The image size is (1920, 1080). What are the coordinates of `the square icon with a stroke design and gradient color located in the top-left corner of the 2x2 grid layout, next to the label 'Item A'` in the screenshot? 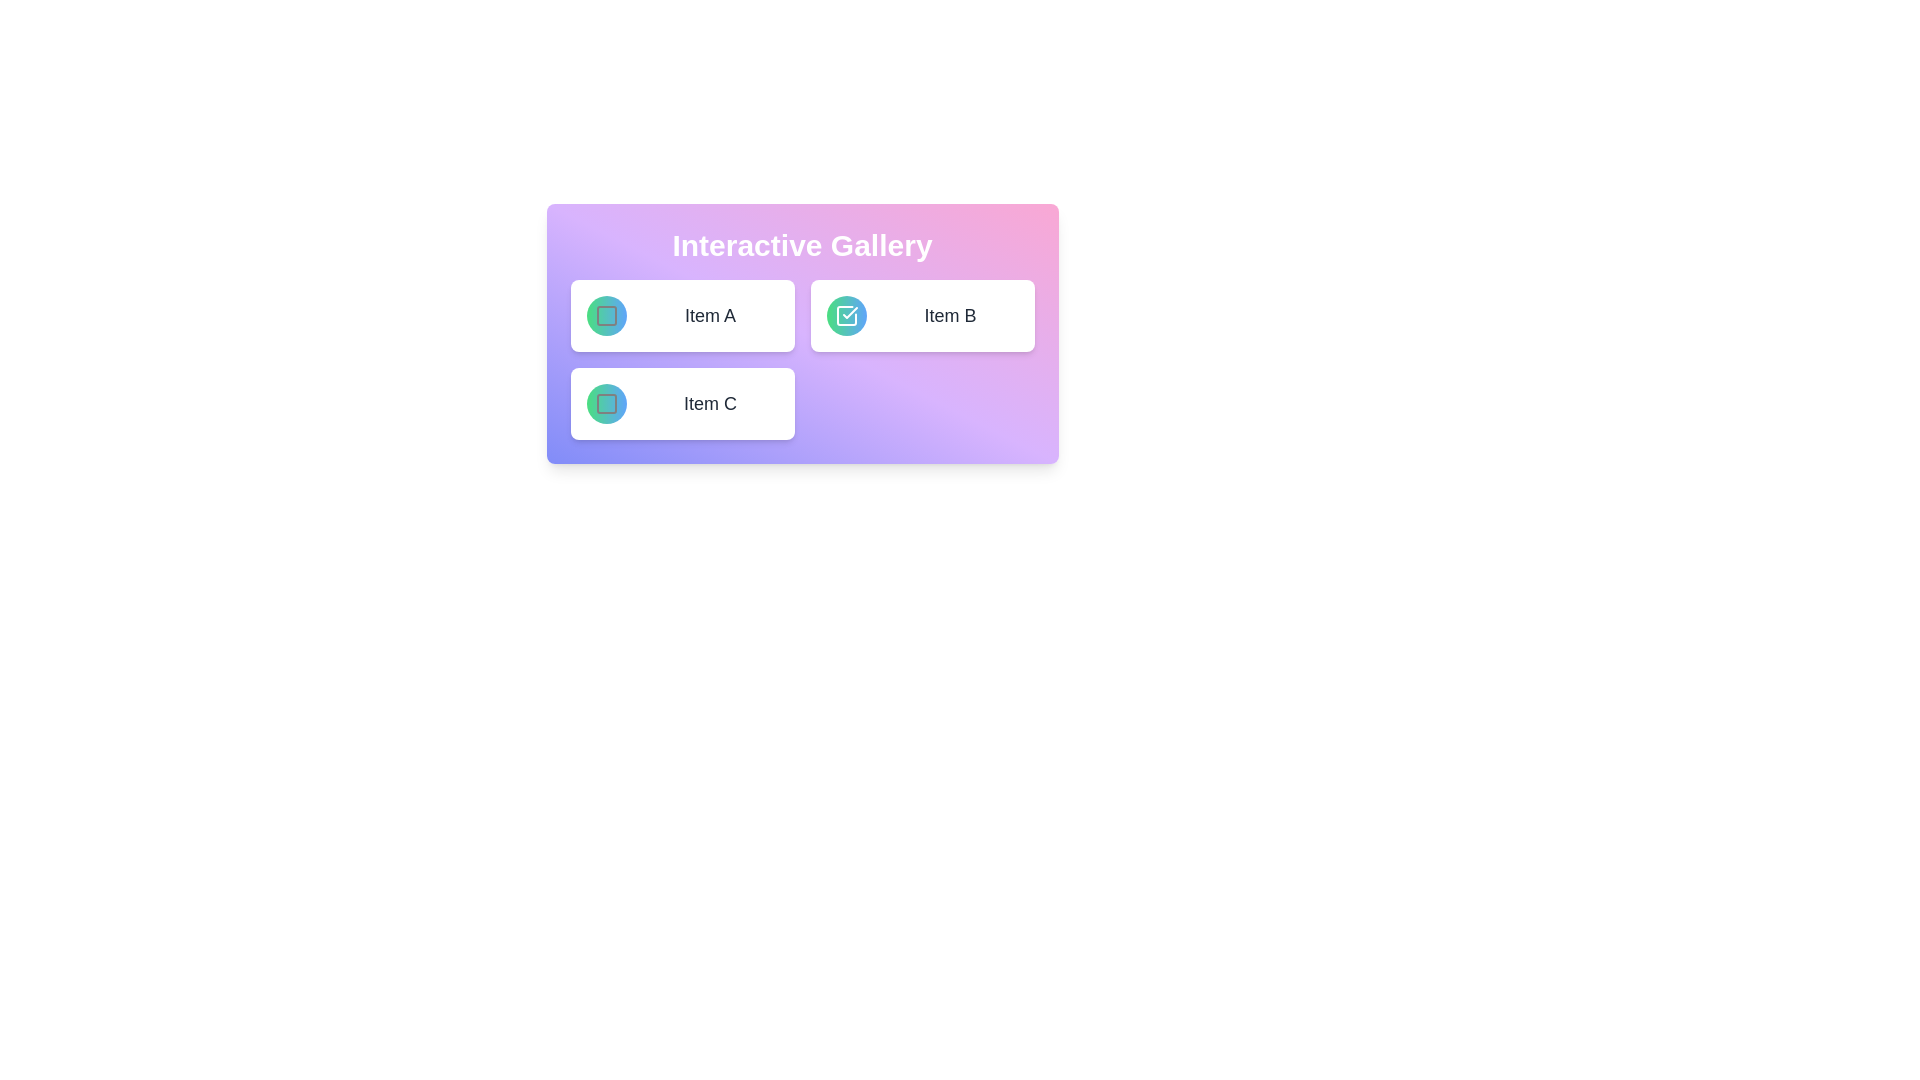 It's located at (605, 315).